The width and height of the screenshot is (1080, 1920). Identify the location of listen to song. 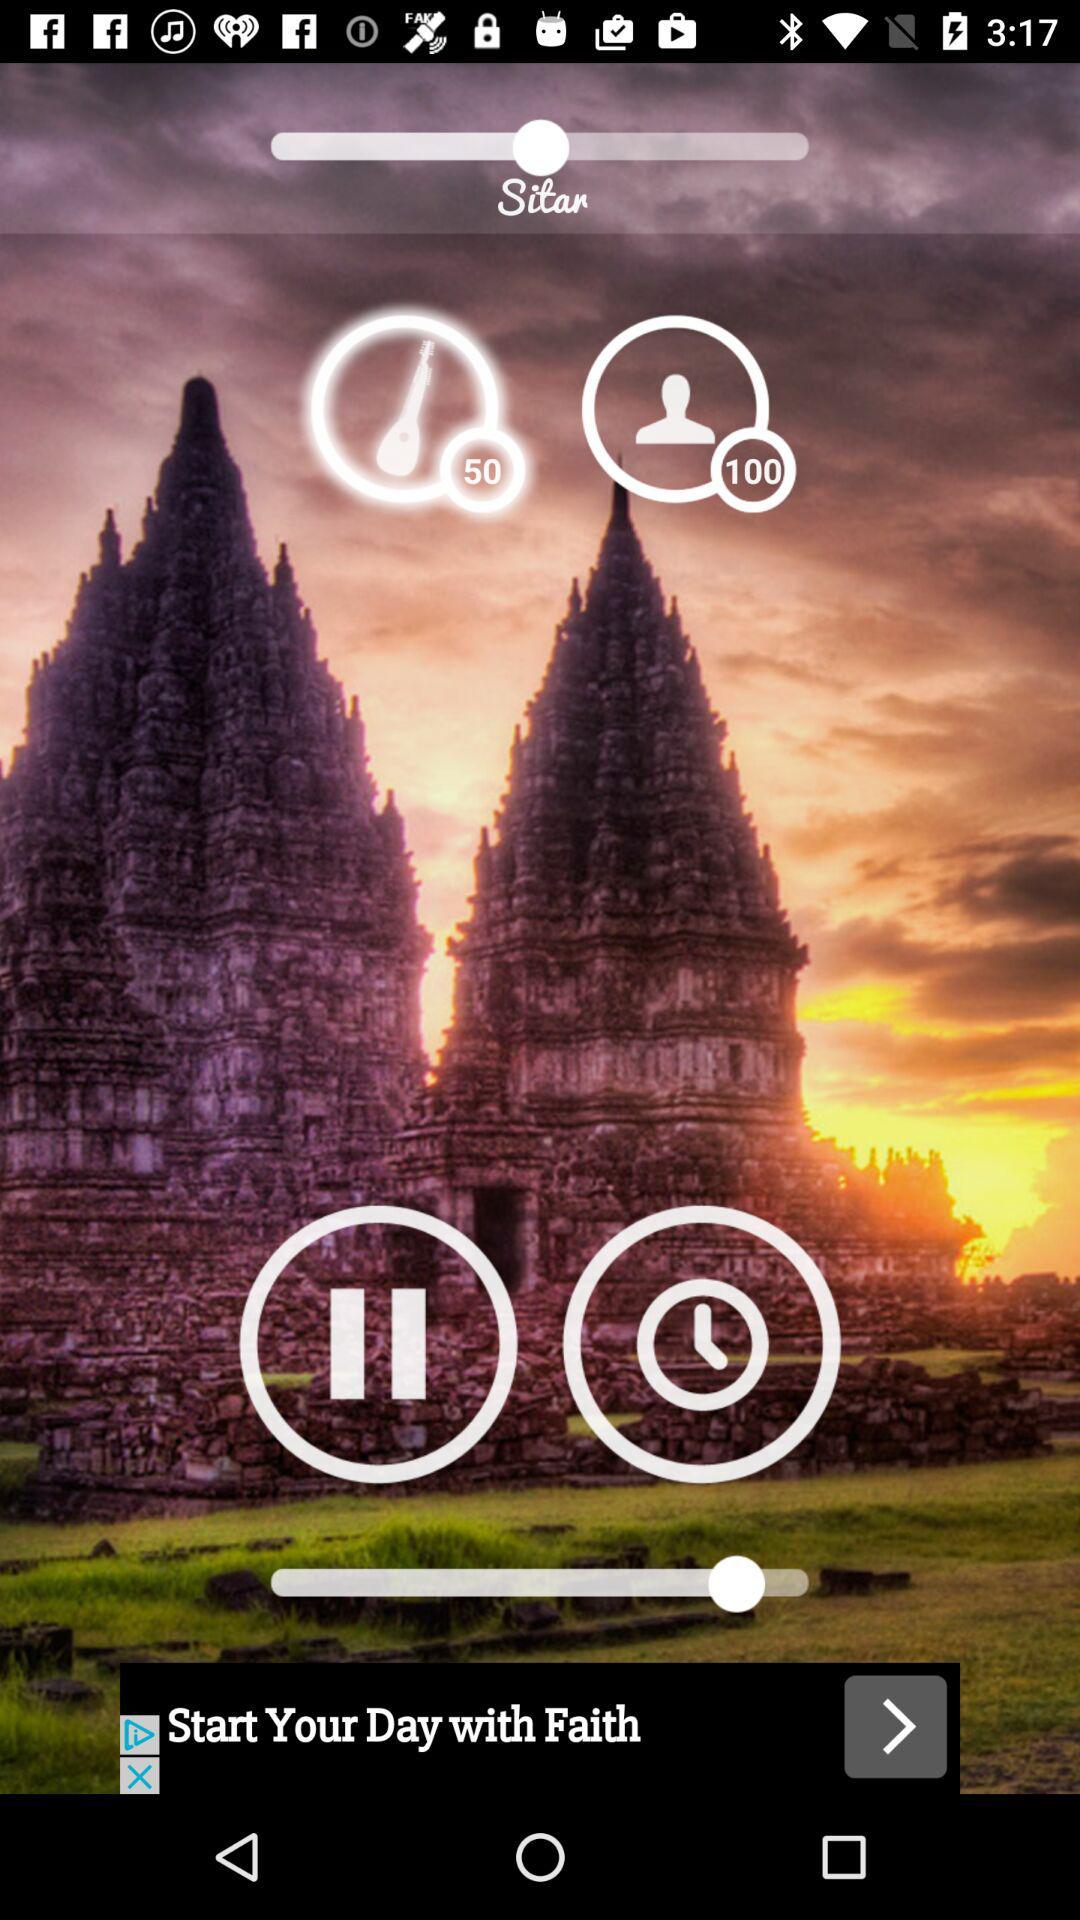
(404, 407).